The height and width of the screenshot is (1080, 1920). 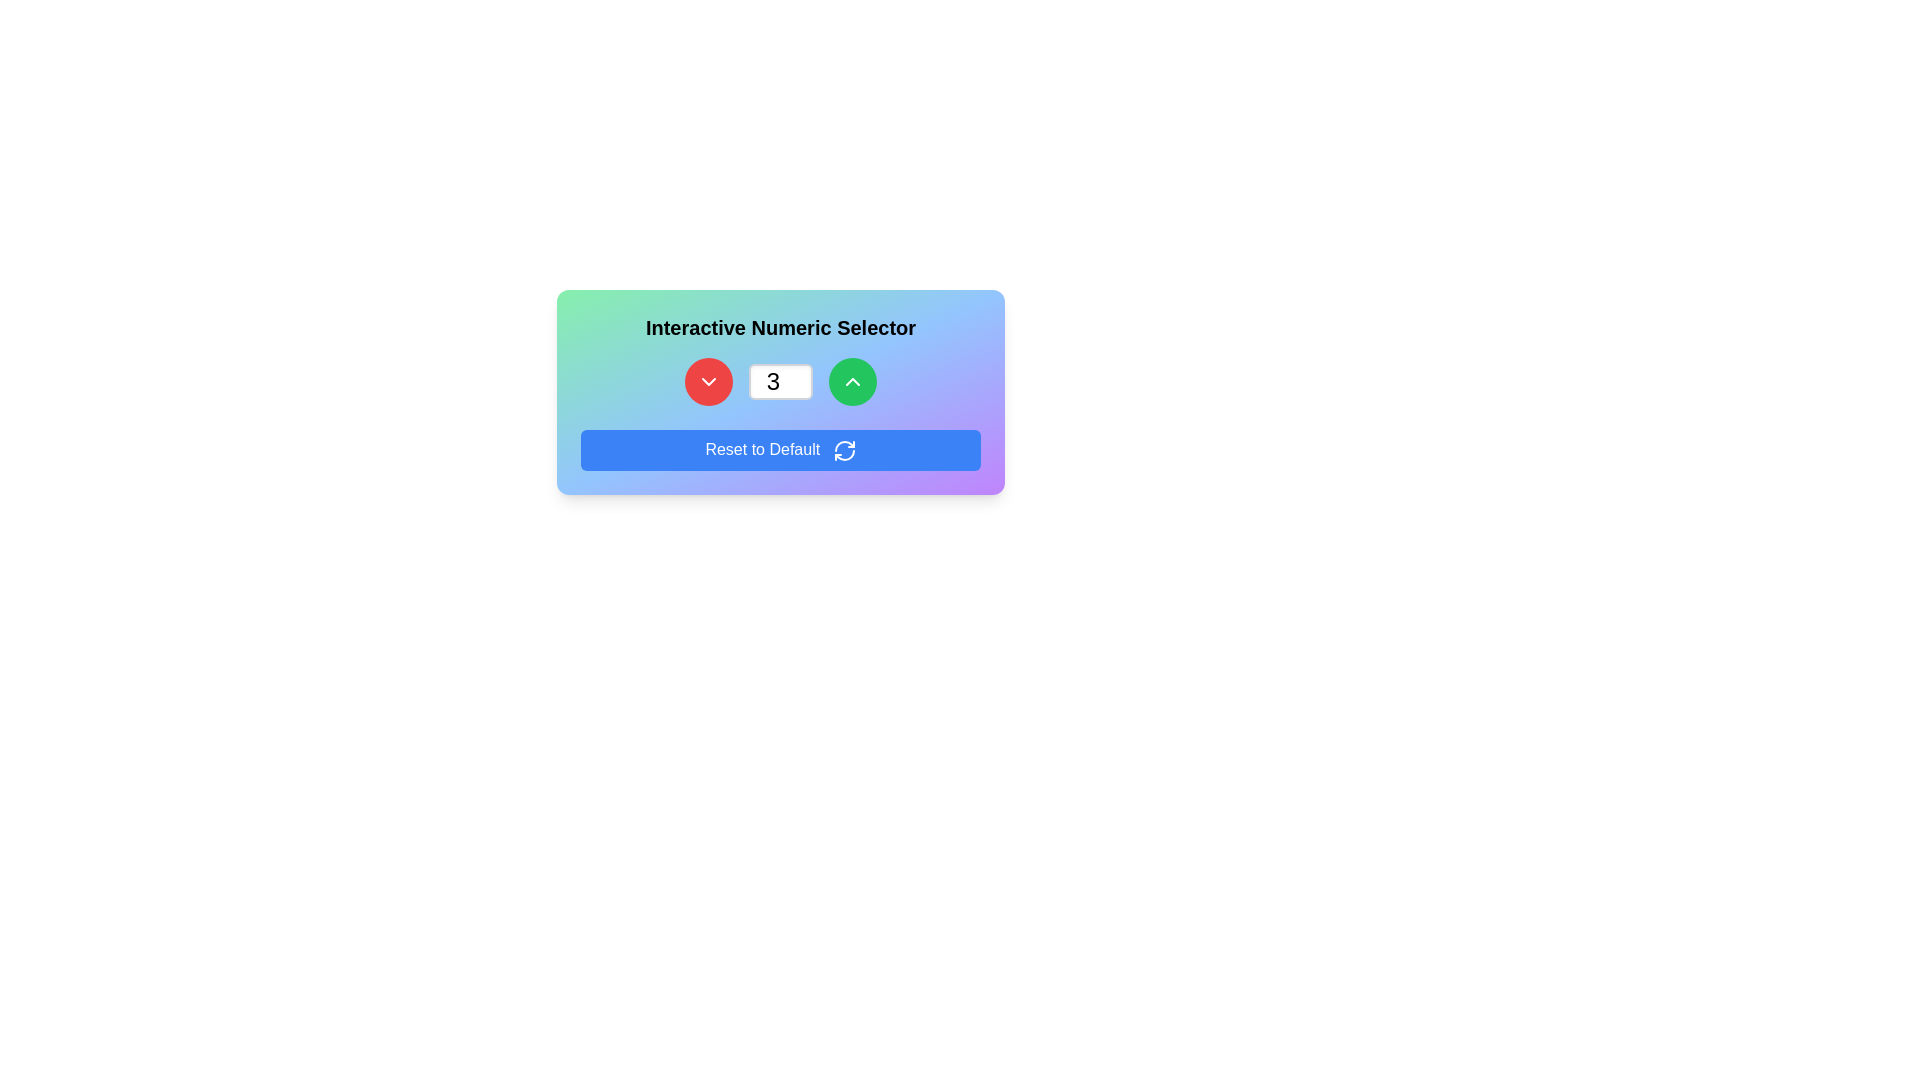 What do you see at coordinates (853, 381) in the screenshot?
I see `the chevron-up icon within the green button located to the right of the numeric input field to prepare for keyboard interaction` at bounding box center [853, 381].